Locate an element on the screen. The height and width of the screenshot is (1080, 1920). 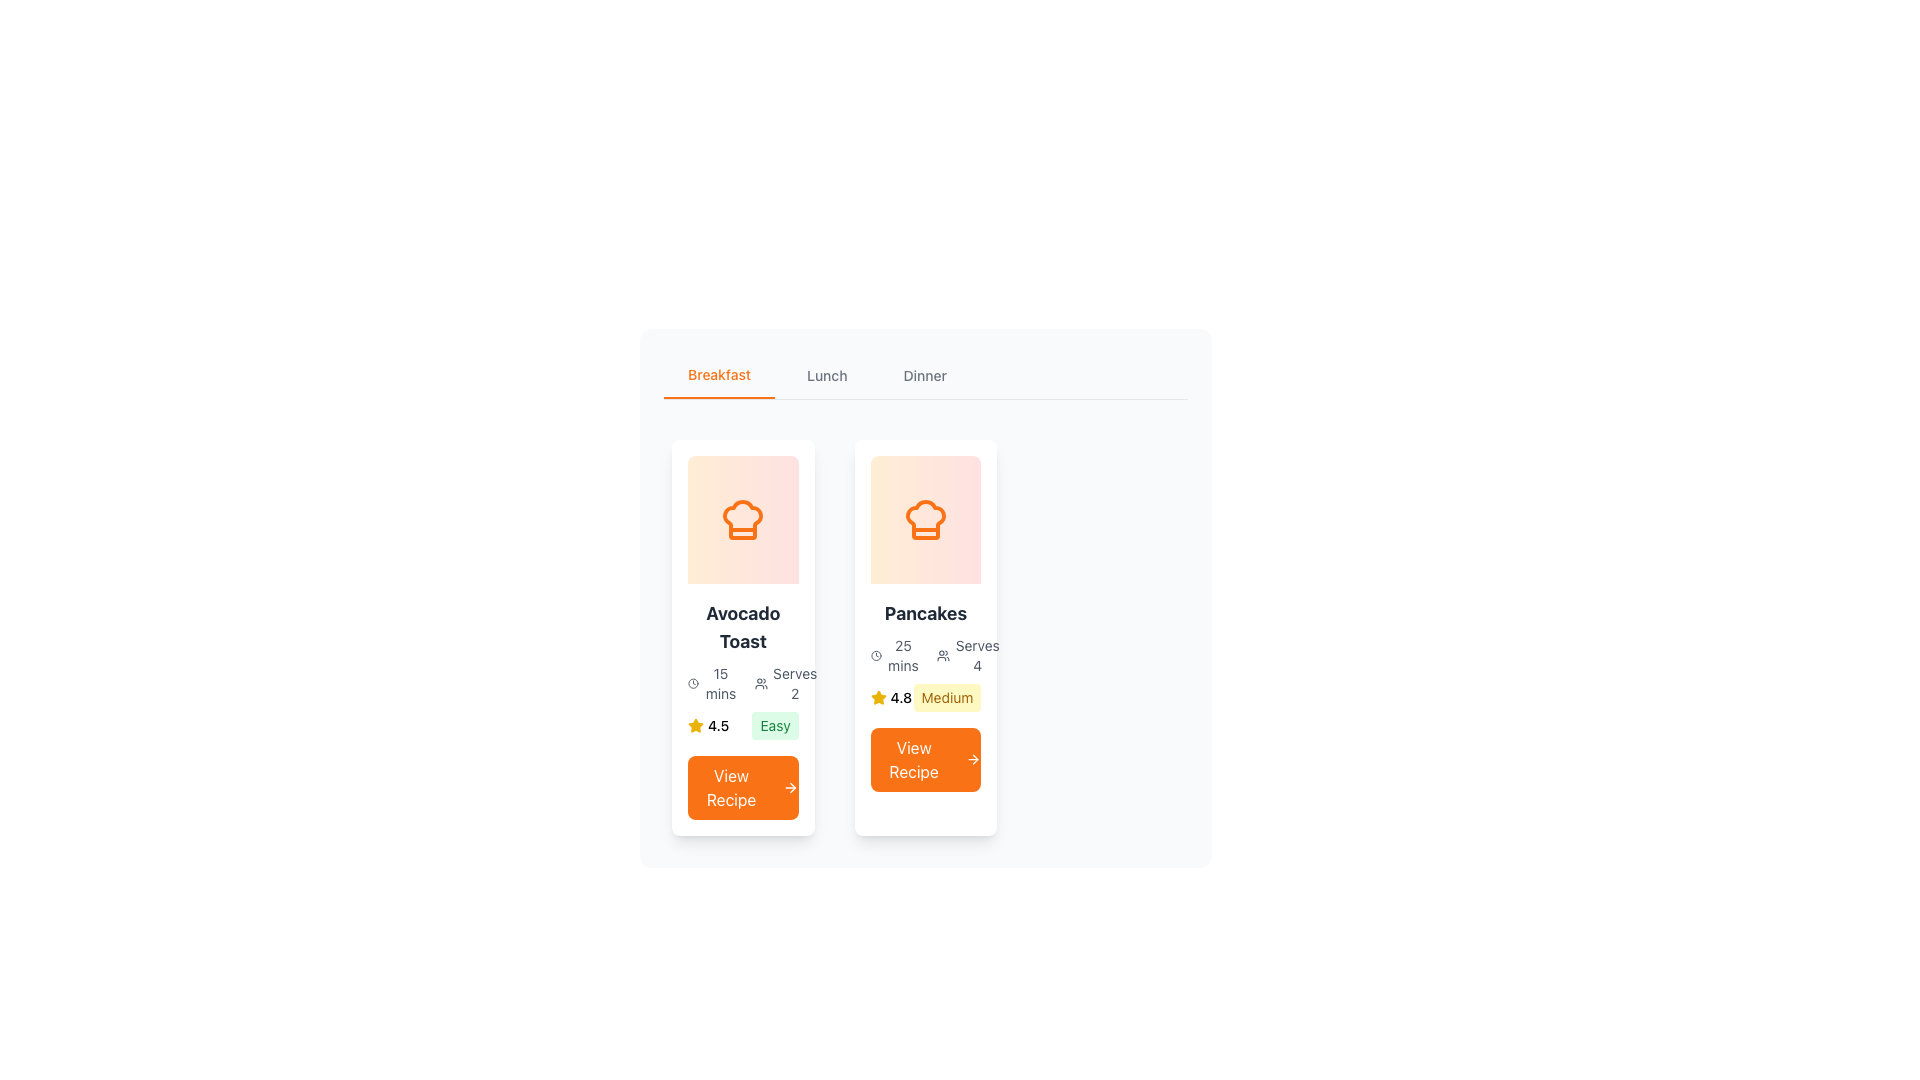
the estimated preparation time label located in the breakfast recipe card for 'Avocado Toast', which is positioned below the chef's hat icon and to the left of the 'Serves 2' text is located at coordinates (720, 682).